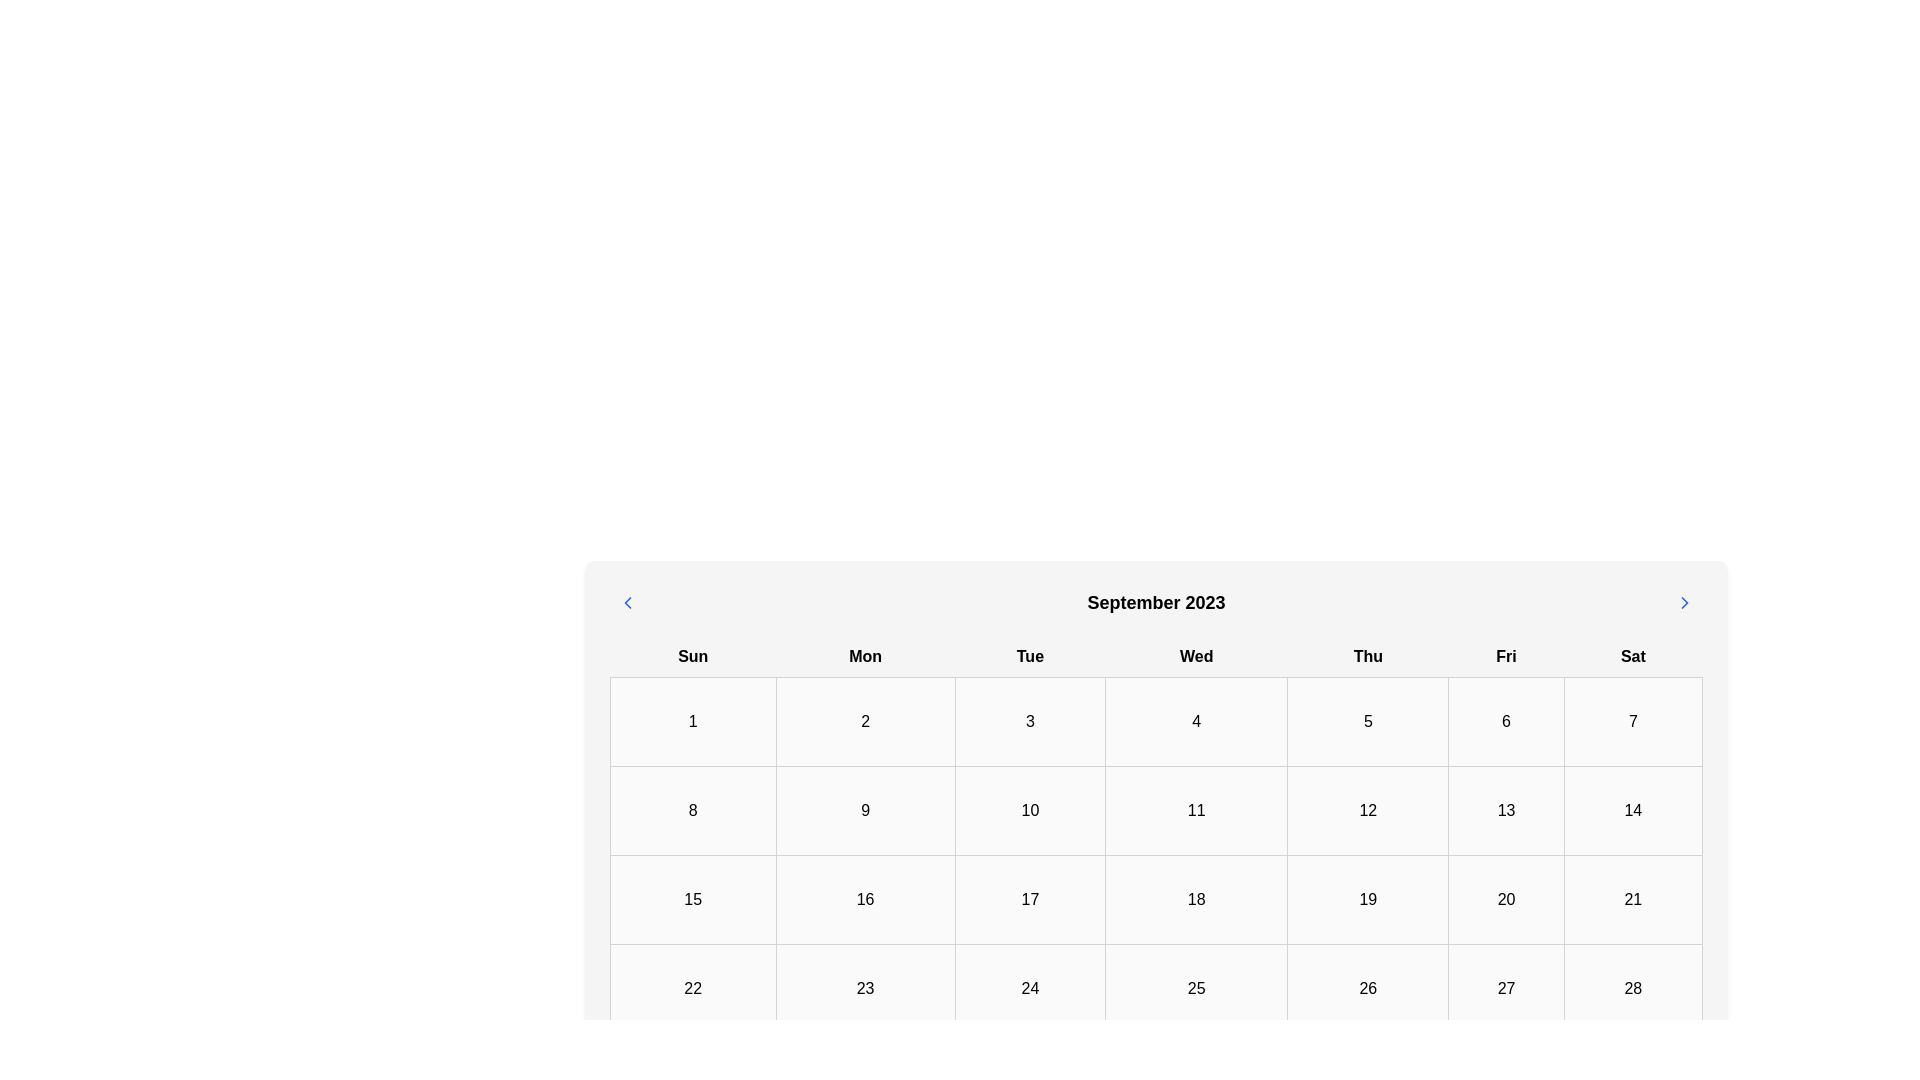 This screenshot has width=1920, height=1080. What do you see at coordinates (1030, 810) in the screenshot?
I see `the Calendar Day Element displaying the numeral '10'` at bounding box center [1030, 810].